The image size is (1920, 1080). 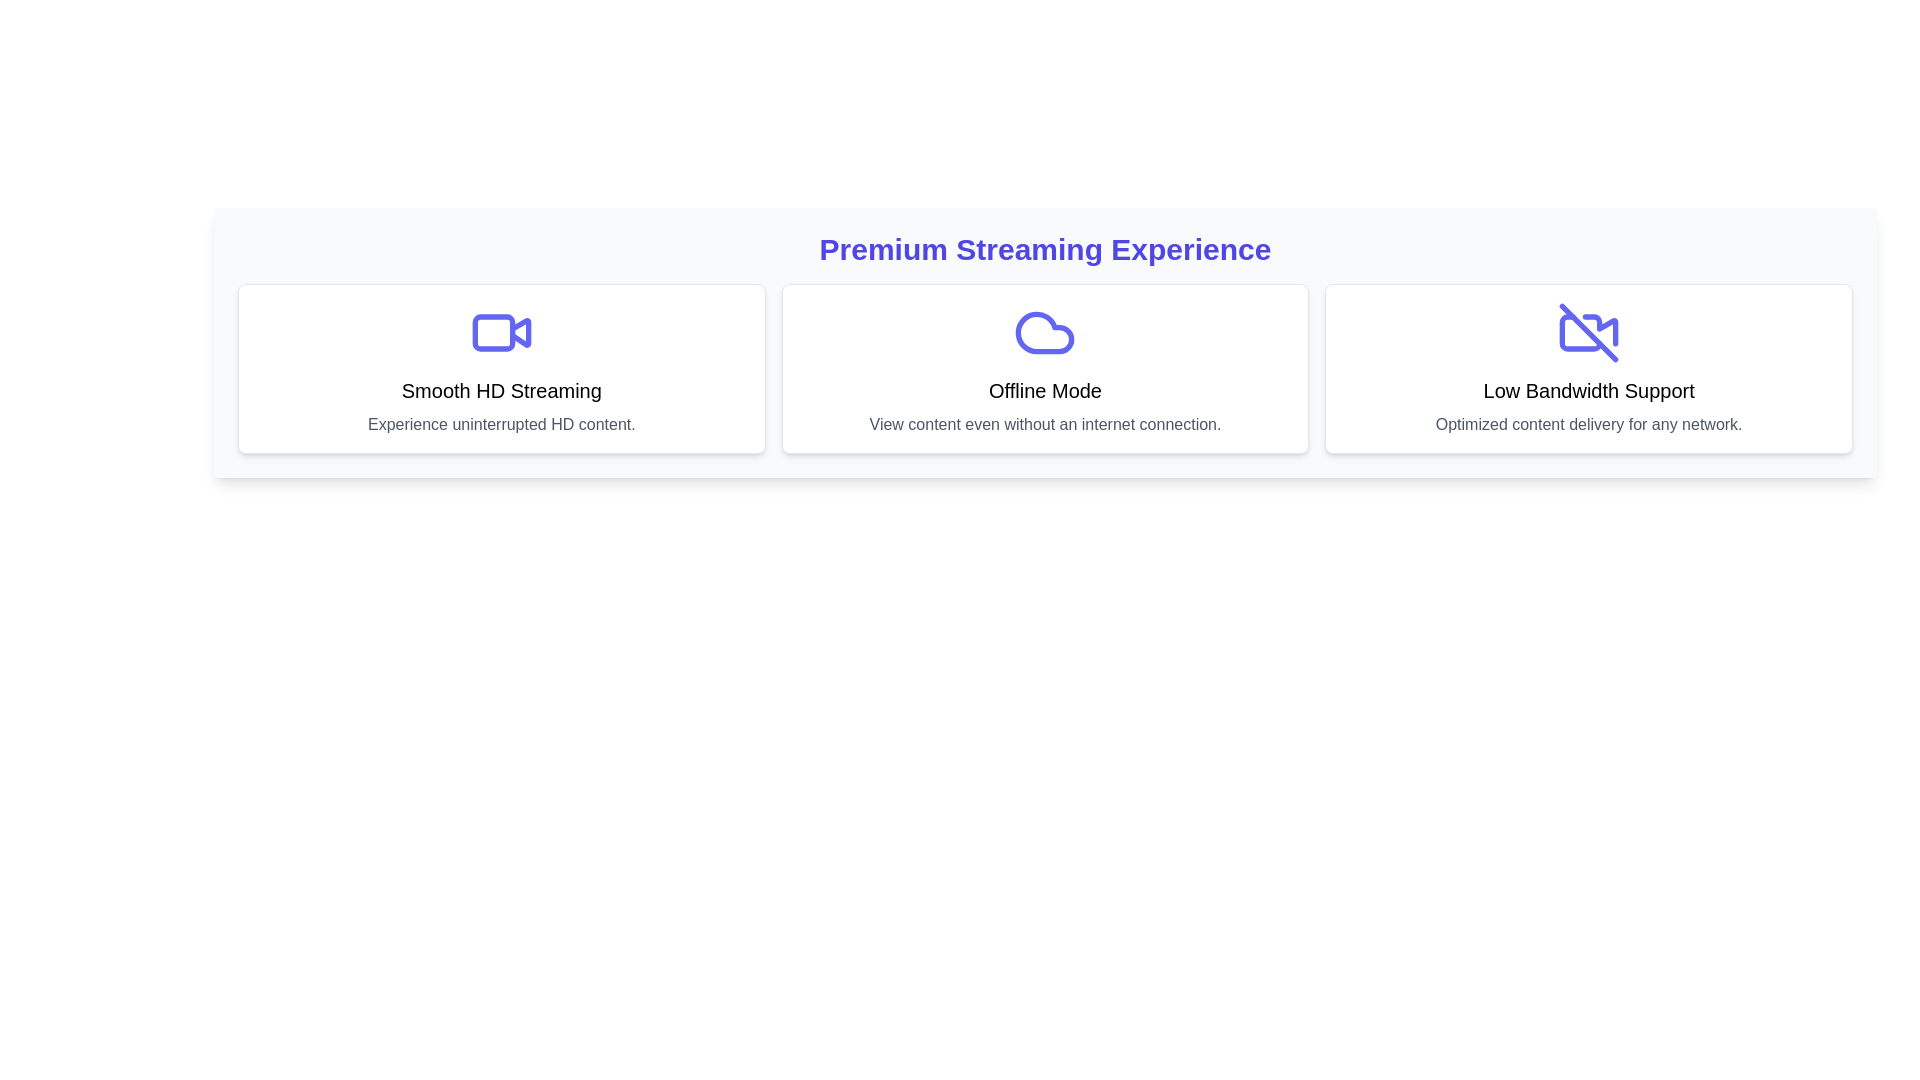 I want to click on the text label reading 'Experience uninterrupted HD content.' which is styled in gray and positioned below the title 'Smooth HD Streaming' within a white rectangular card, so click(x=501, y=423).